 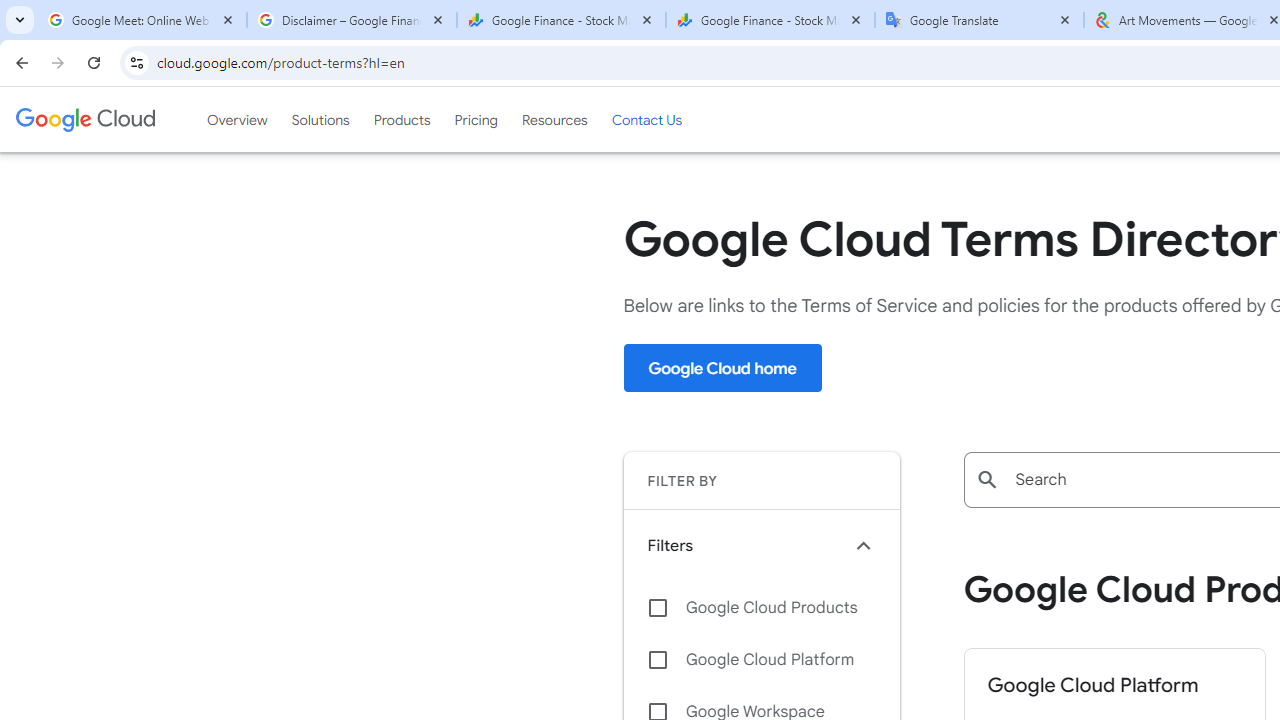 I want to click on 'Filters keyboard_arrow_up', so click(x=760, y=545).